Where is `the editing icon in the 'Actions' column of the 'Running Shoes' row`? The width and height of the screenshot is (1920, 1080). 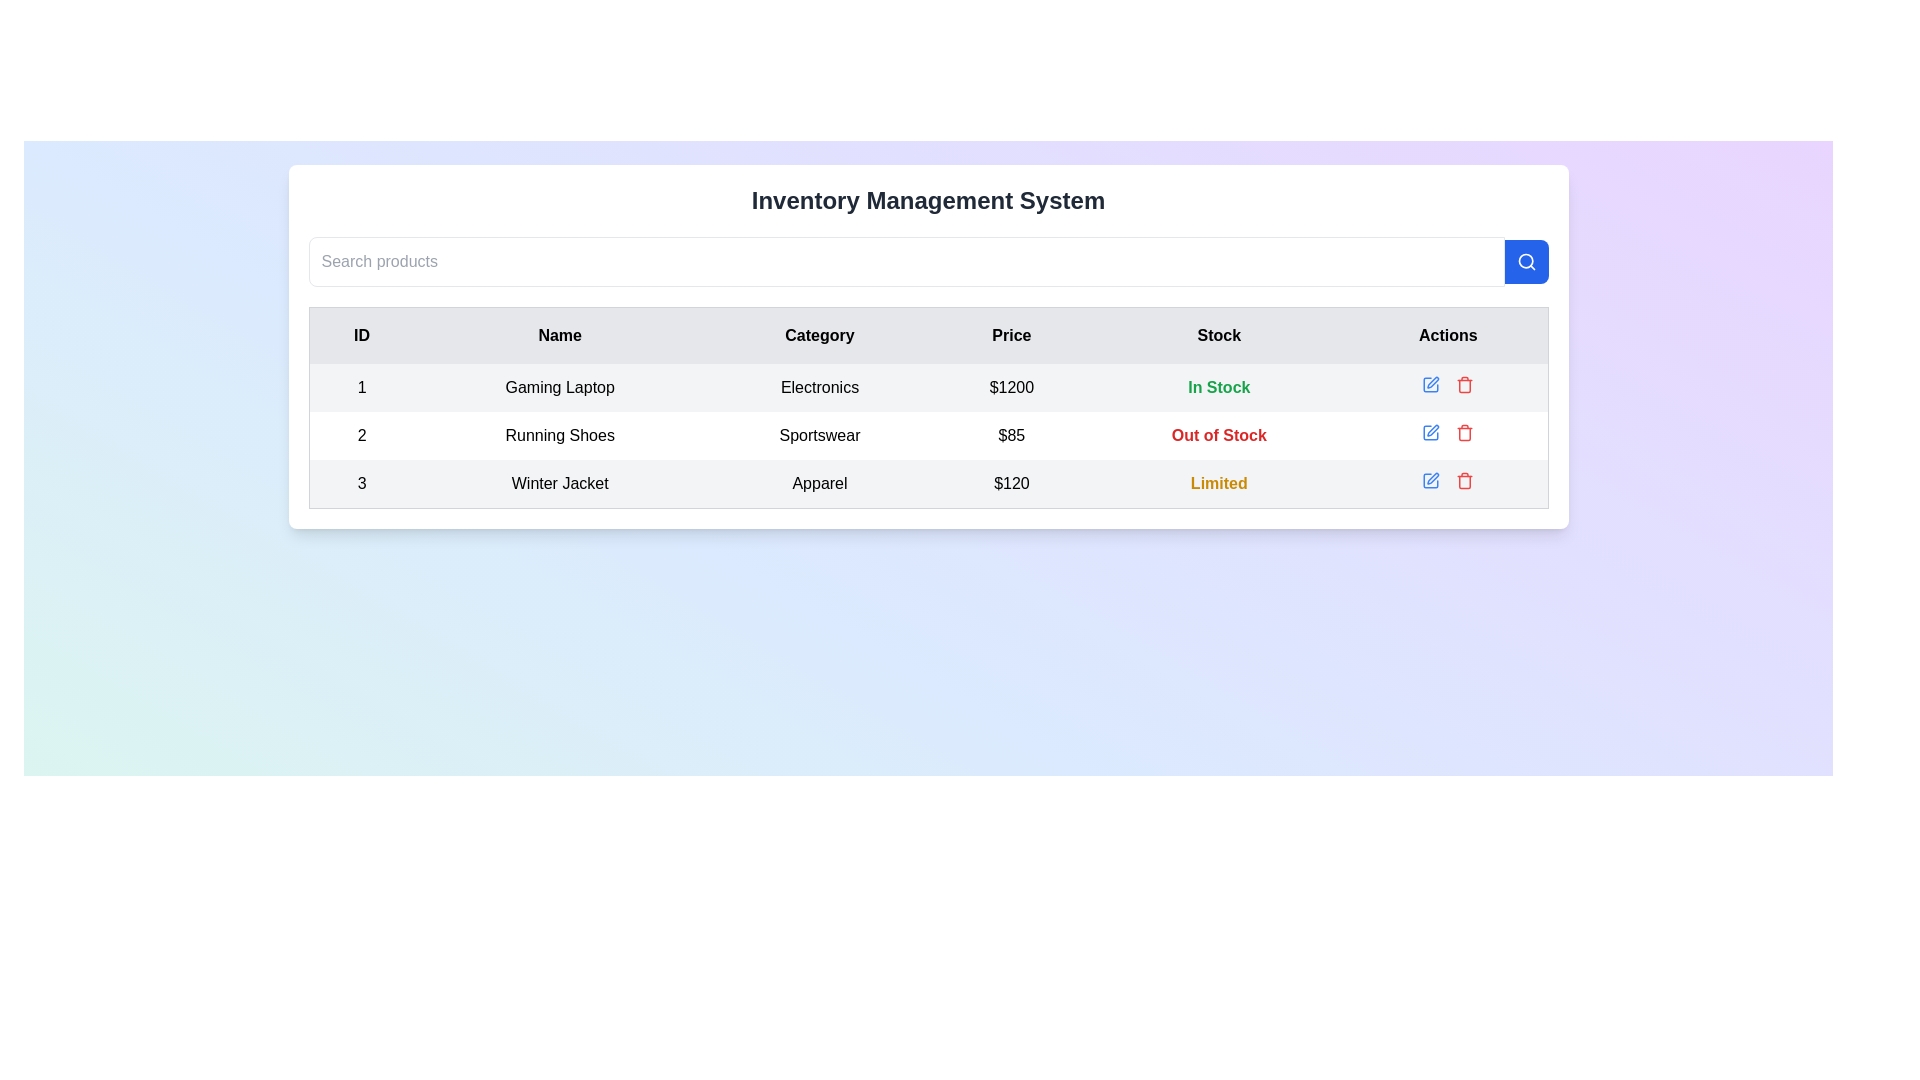
the editing icon in the 'Actions' column of the 'Running Shoes' row is located at coordinates (1430, 431).